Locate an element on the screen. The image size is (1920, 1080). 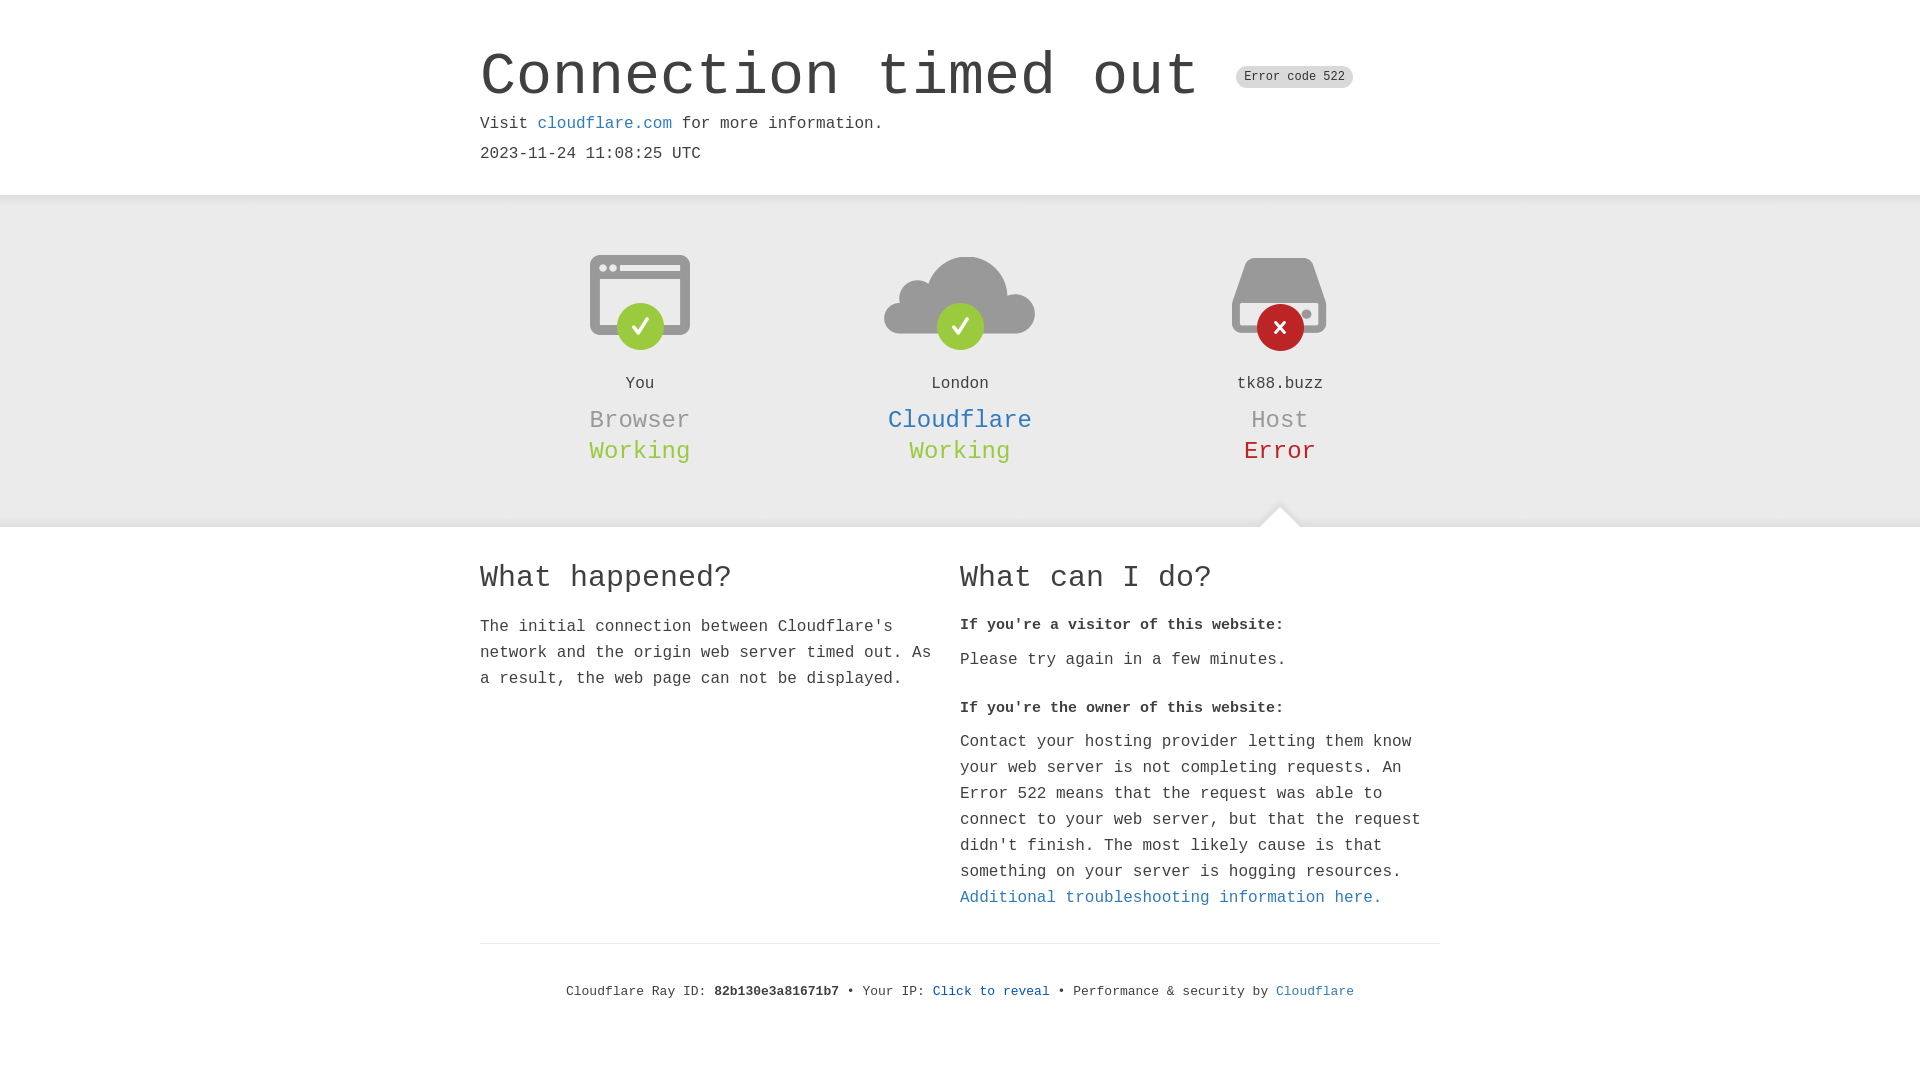
'cloudflare.com' is located at coordinates (603, 123).